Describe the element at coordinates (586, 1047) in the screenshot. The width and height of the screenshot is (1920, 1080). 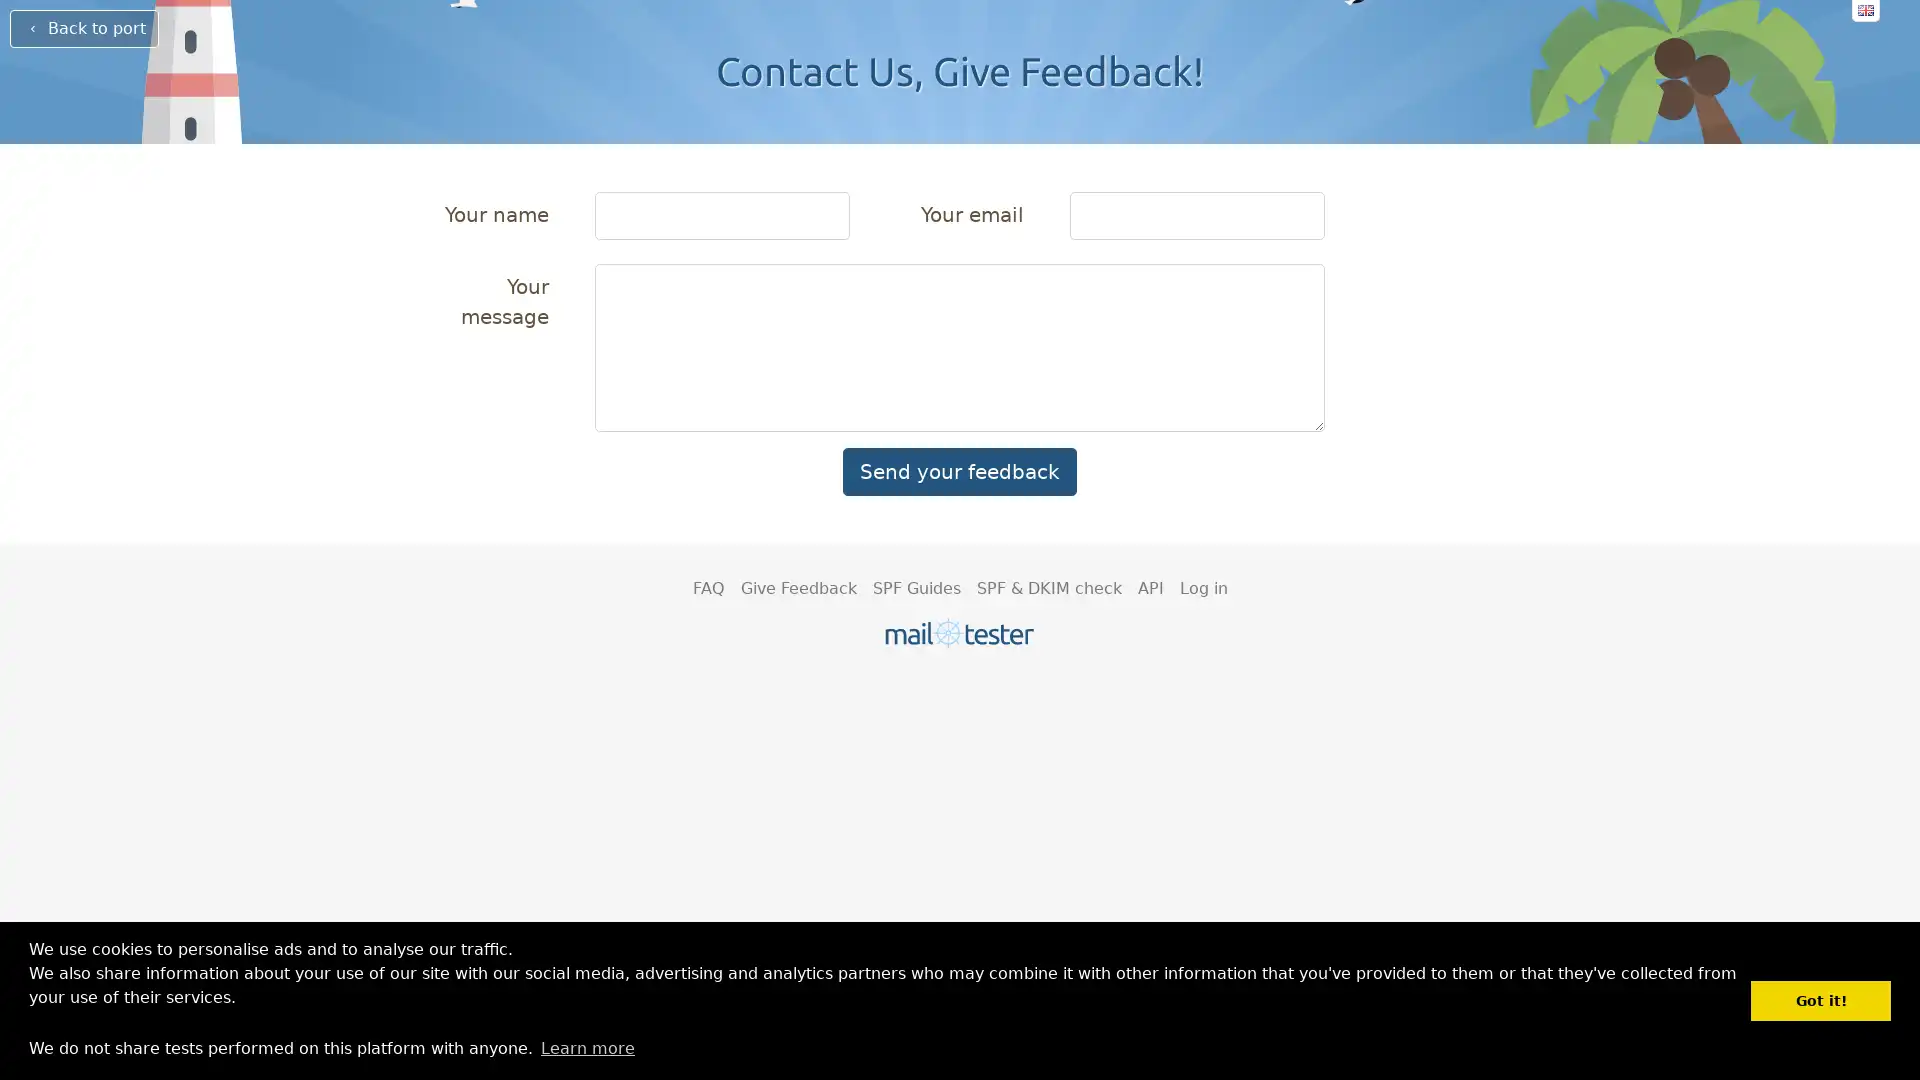
I see `learn more about cookies` at that location.